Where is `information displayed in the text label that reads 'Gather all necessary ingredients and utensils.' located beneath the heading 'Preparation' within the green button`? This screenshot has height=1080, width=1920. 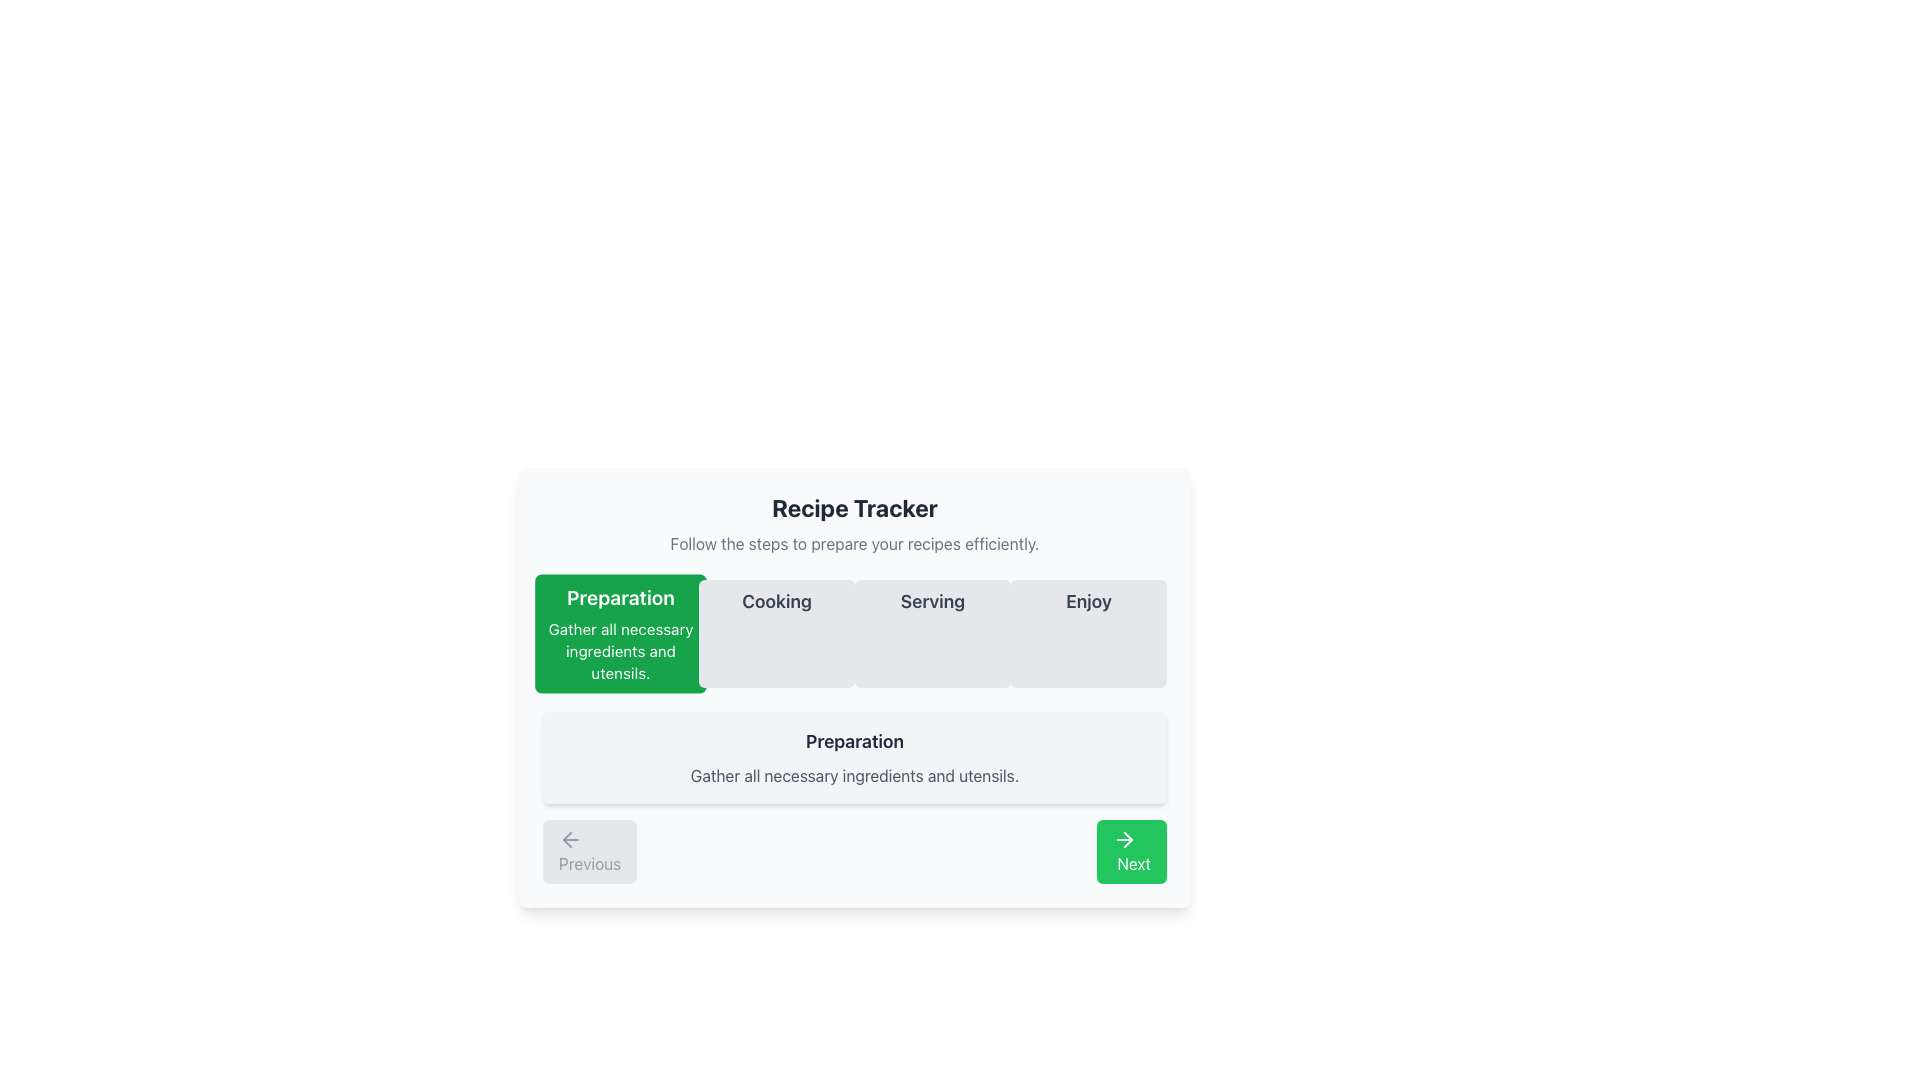 information displayed in the text label that reads 'Gather all necessary ingredients and utensils.' located beneath the heading 'Preparation' within the green button is located at coordinates (619, 651).